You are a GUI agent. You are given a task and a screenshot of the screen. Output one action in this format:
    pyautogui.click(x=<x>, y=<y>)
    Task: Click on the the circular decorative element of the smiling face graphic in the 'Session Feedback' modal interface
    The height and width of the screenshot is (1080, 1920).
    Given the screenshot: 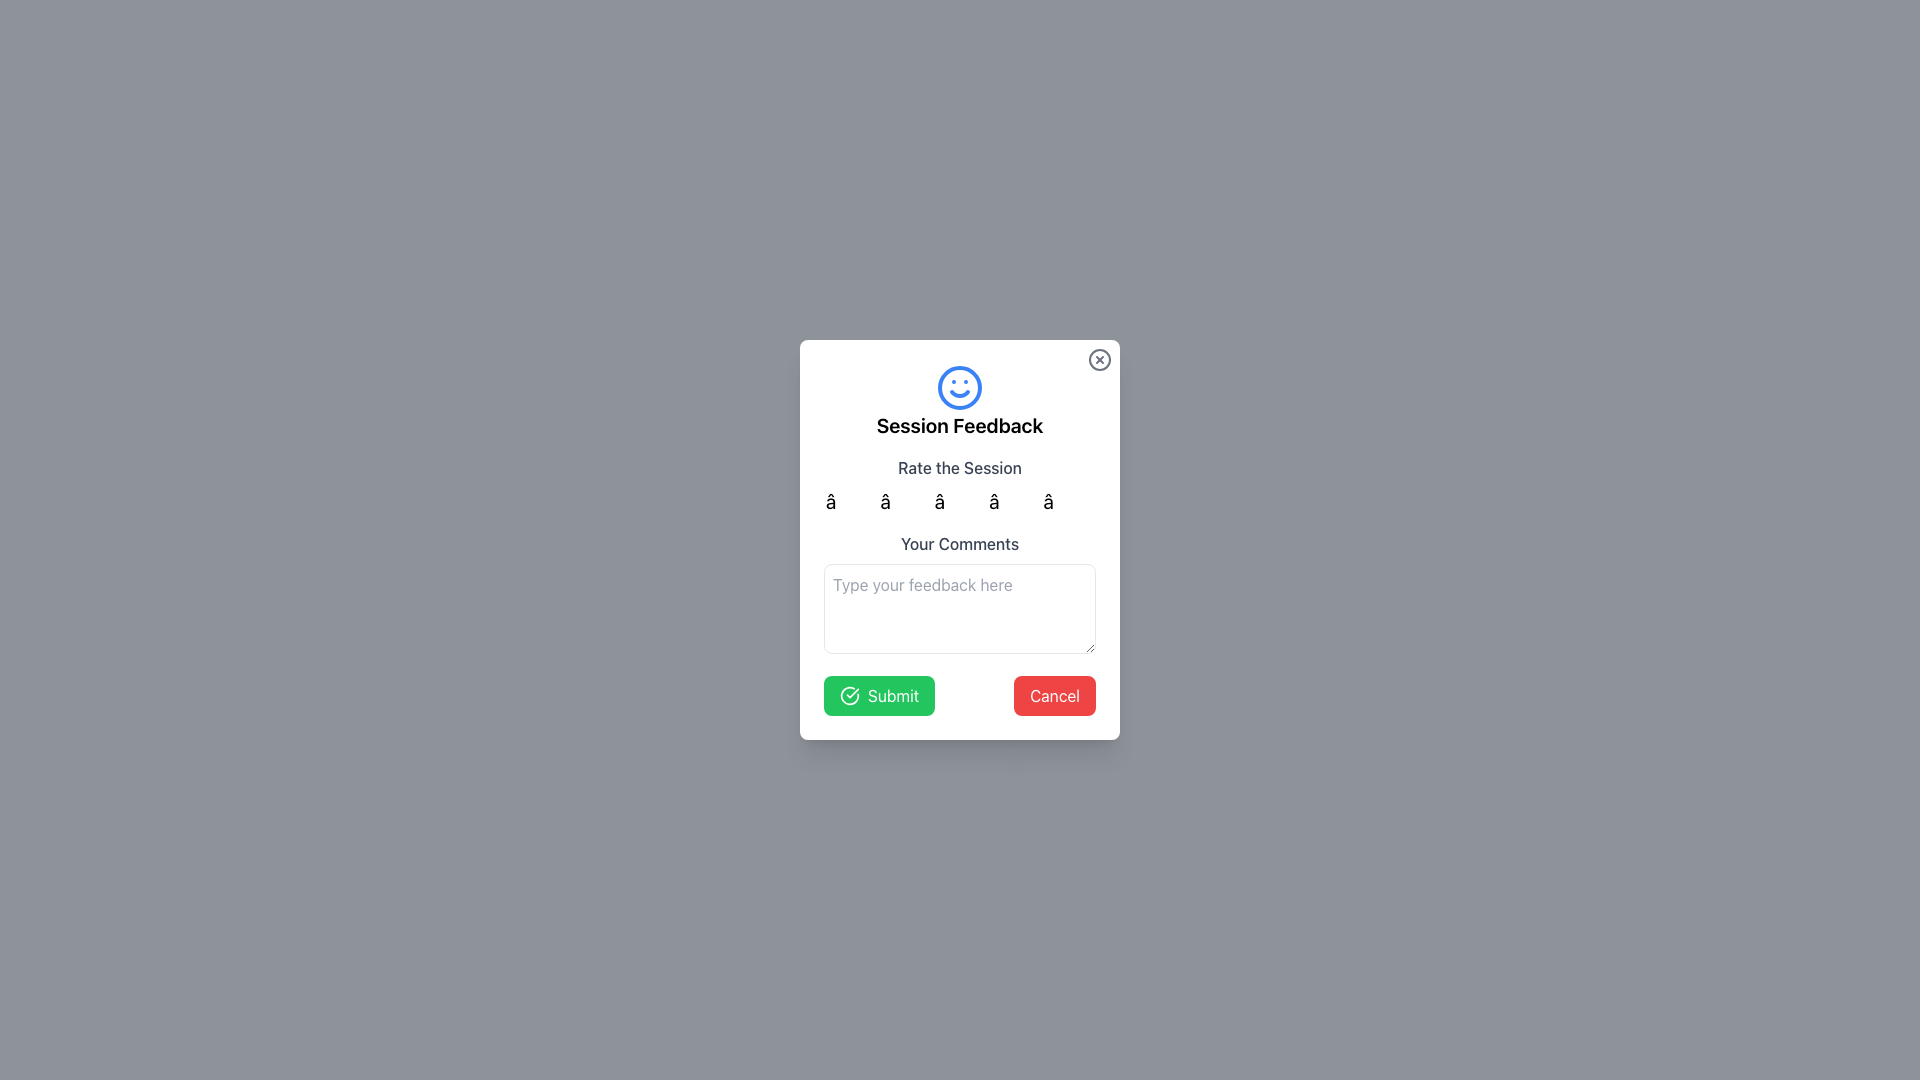 What is the action you would take?
    pyautogui.click(x=960, y=388)
    